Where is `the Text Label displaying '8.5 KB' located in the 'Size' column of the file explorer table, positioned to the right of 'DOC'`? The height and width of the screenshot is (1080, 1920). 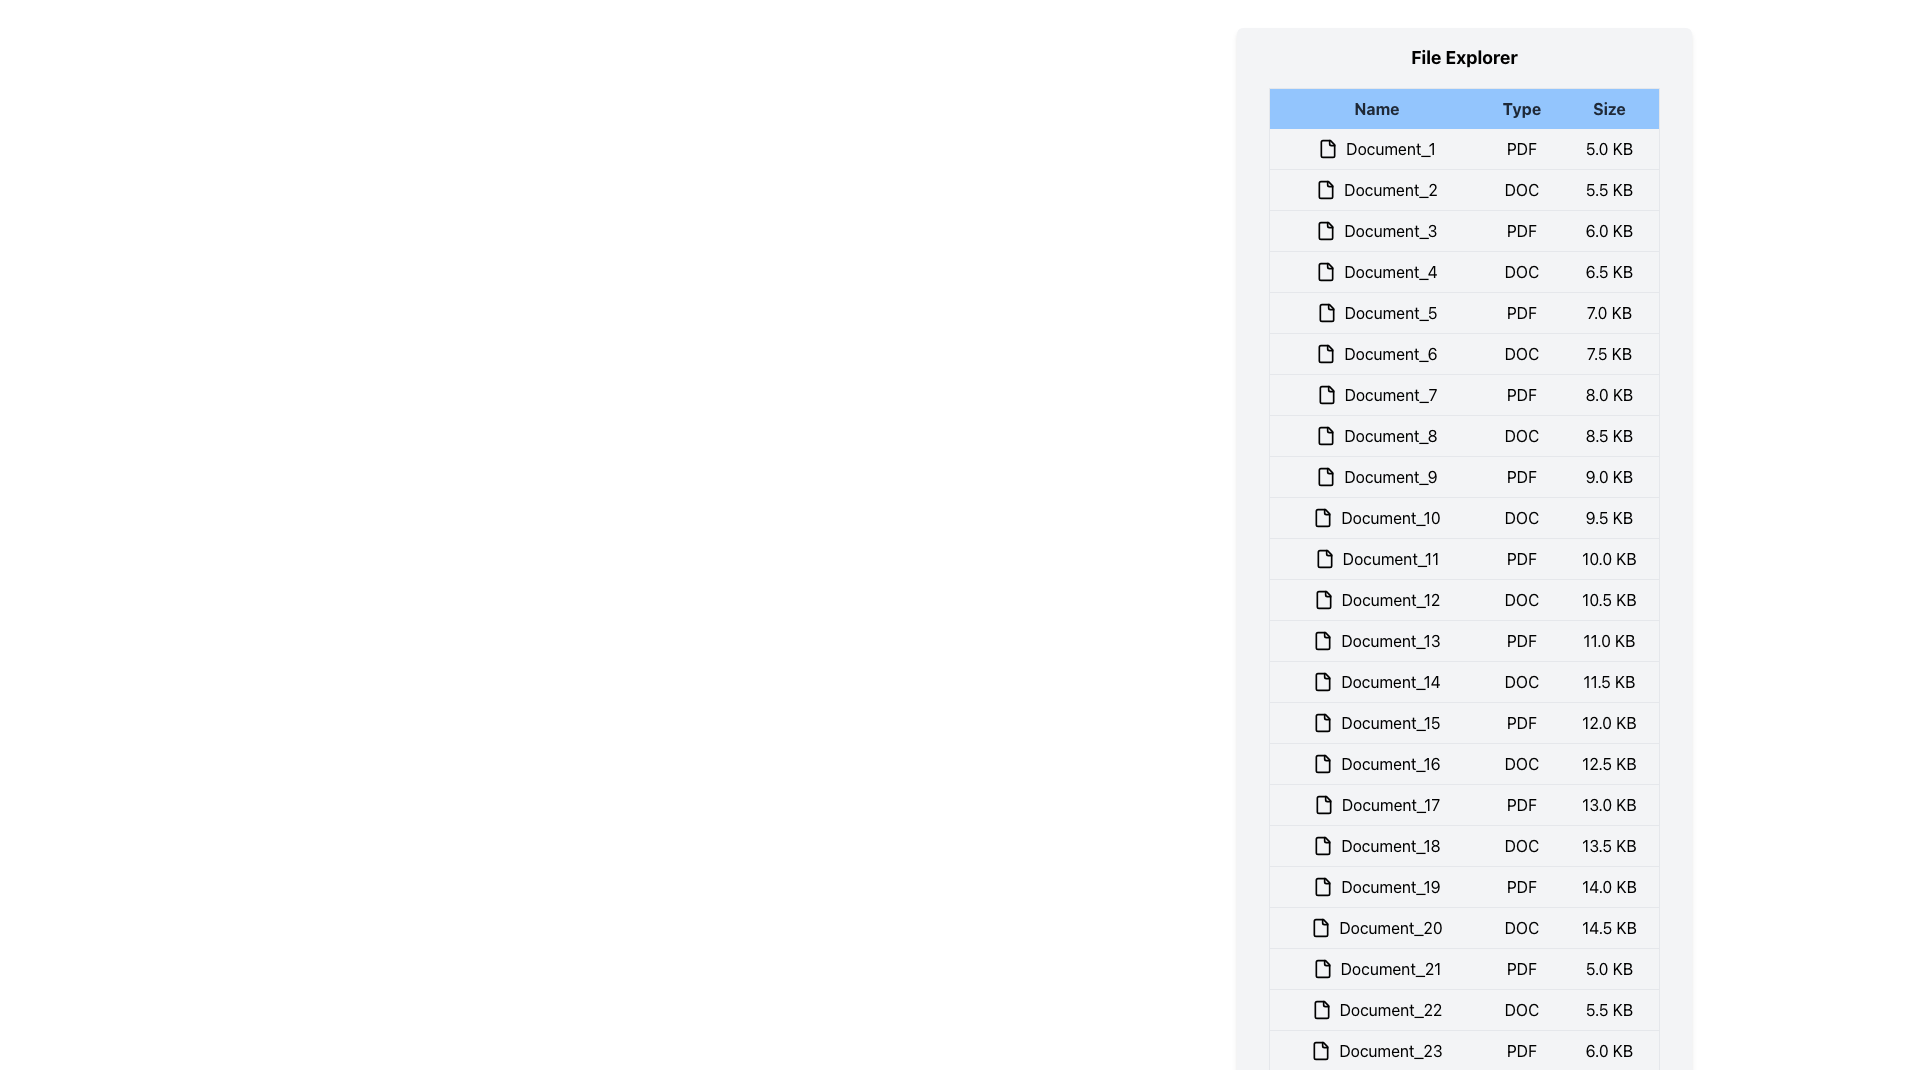
the Text Label displaying '8.5 KB' located in the 'Size' column of the file explorer table, positioned to the right of 'DOC' is located at coordinates (1609, 434).